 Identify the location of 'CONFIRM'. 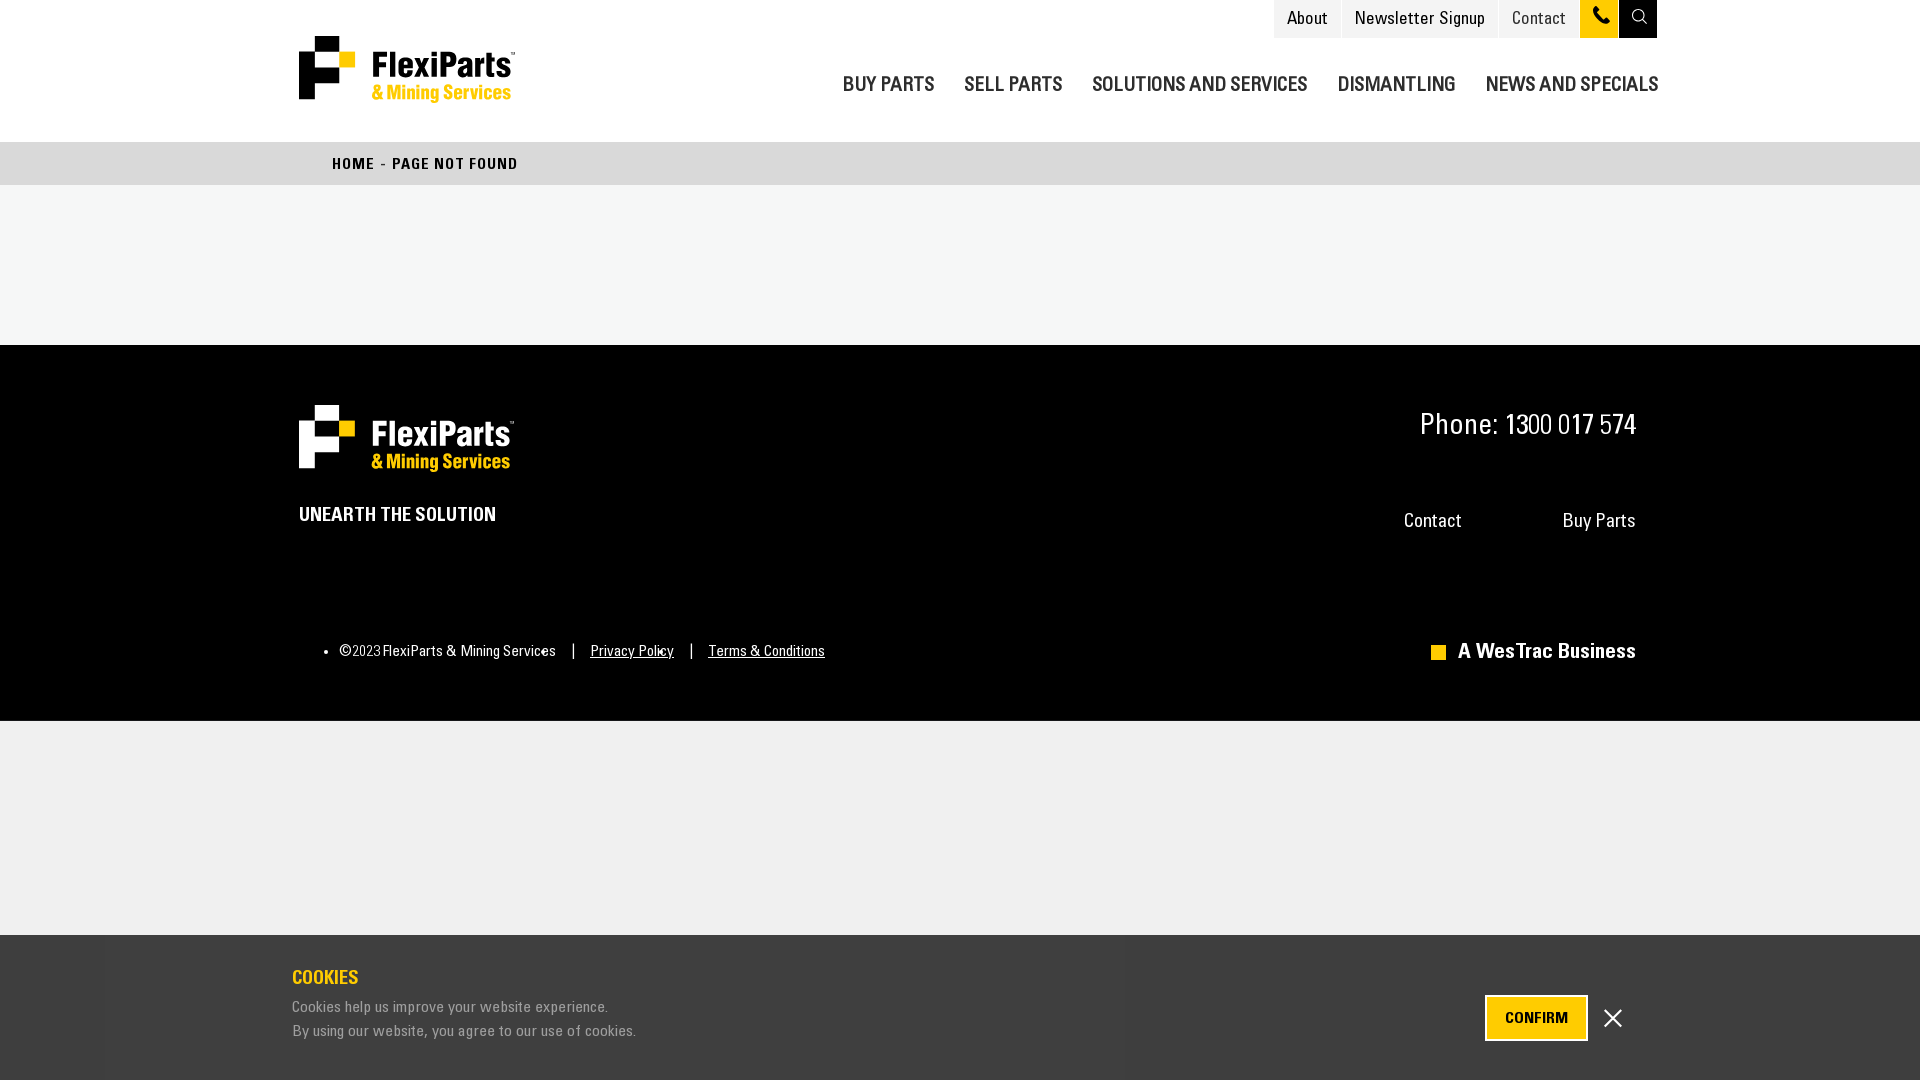
(1535, 1018).